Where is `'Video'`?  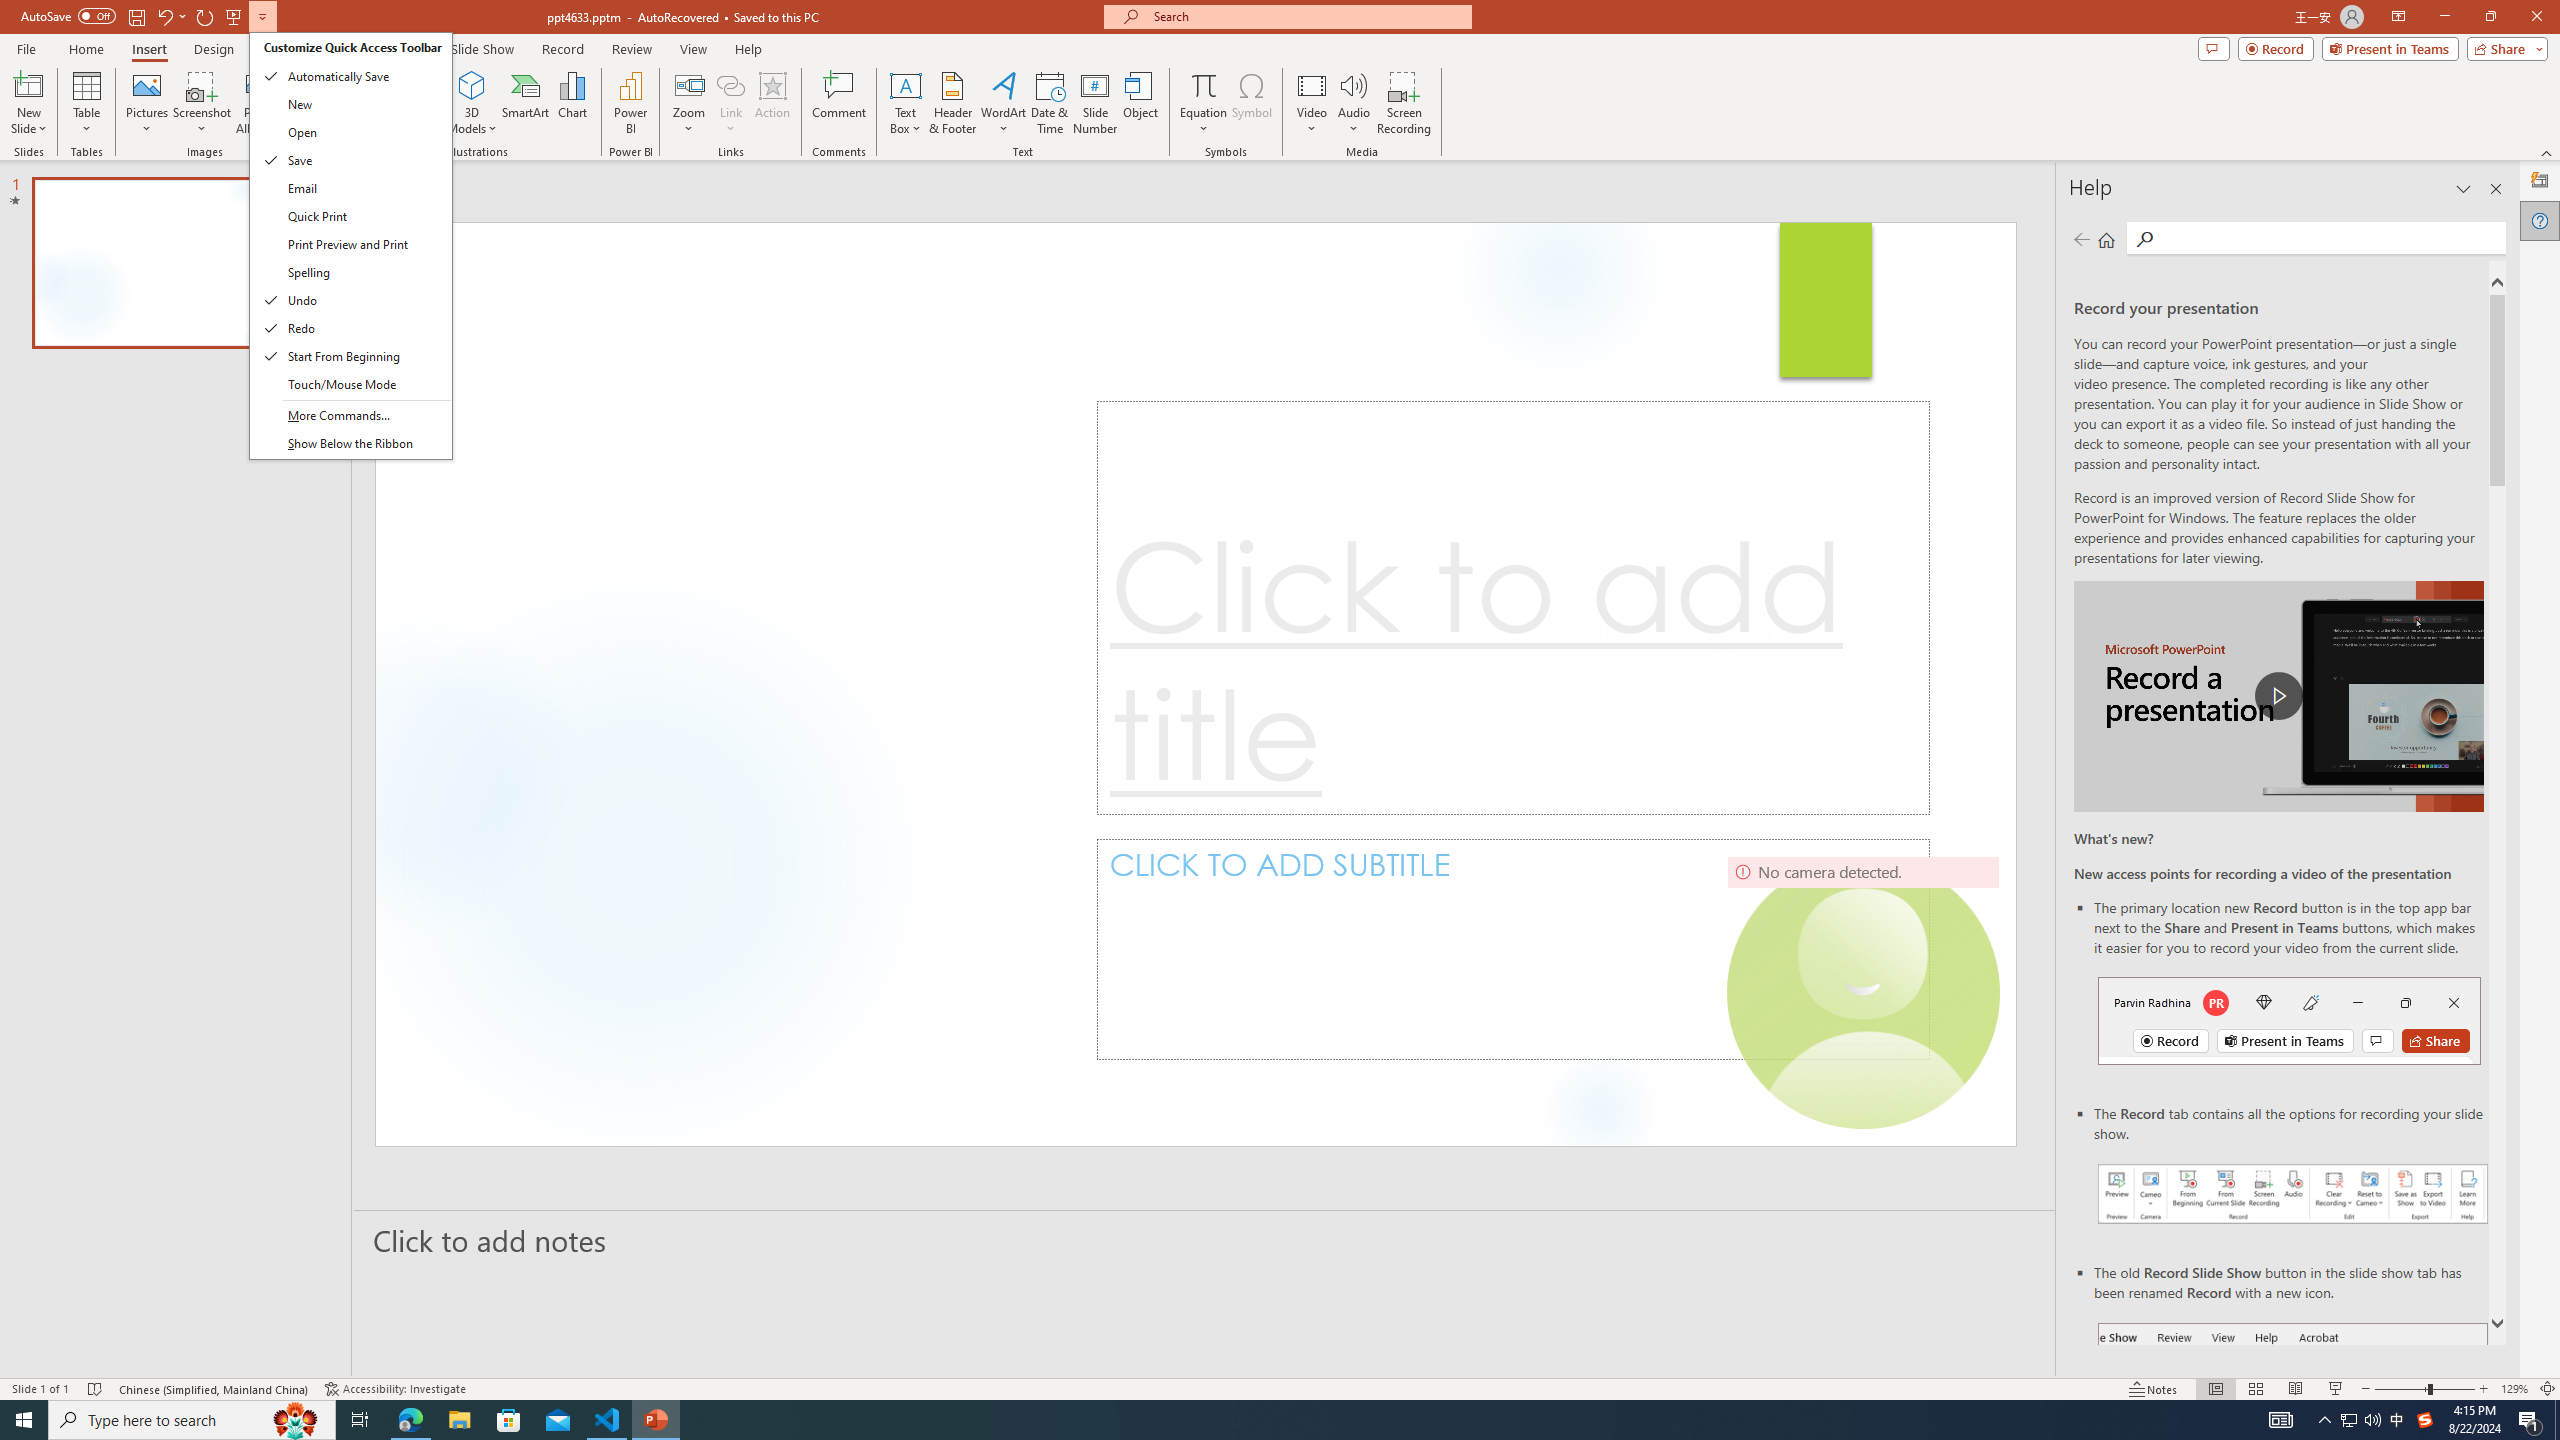 'Video' is located at coordinates (1312, 103).